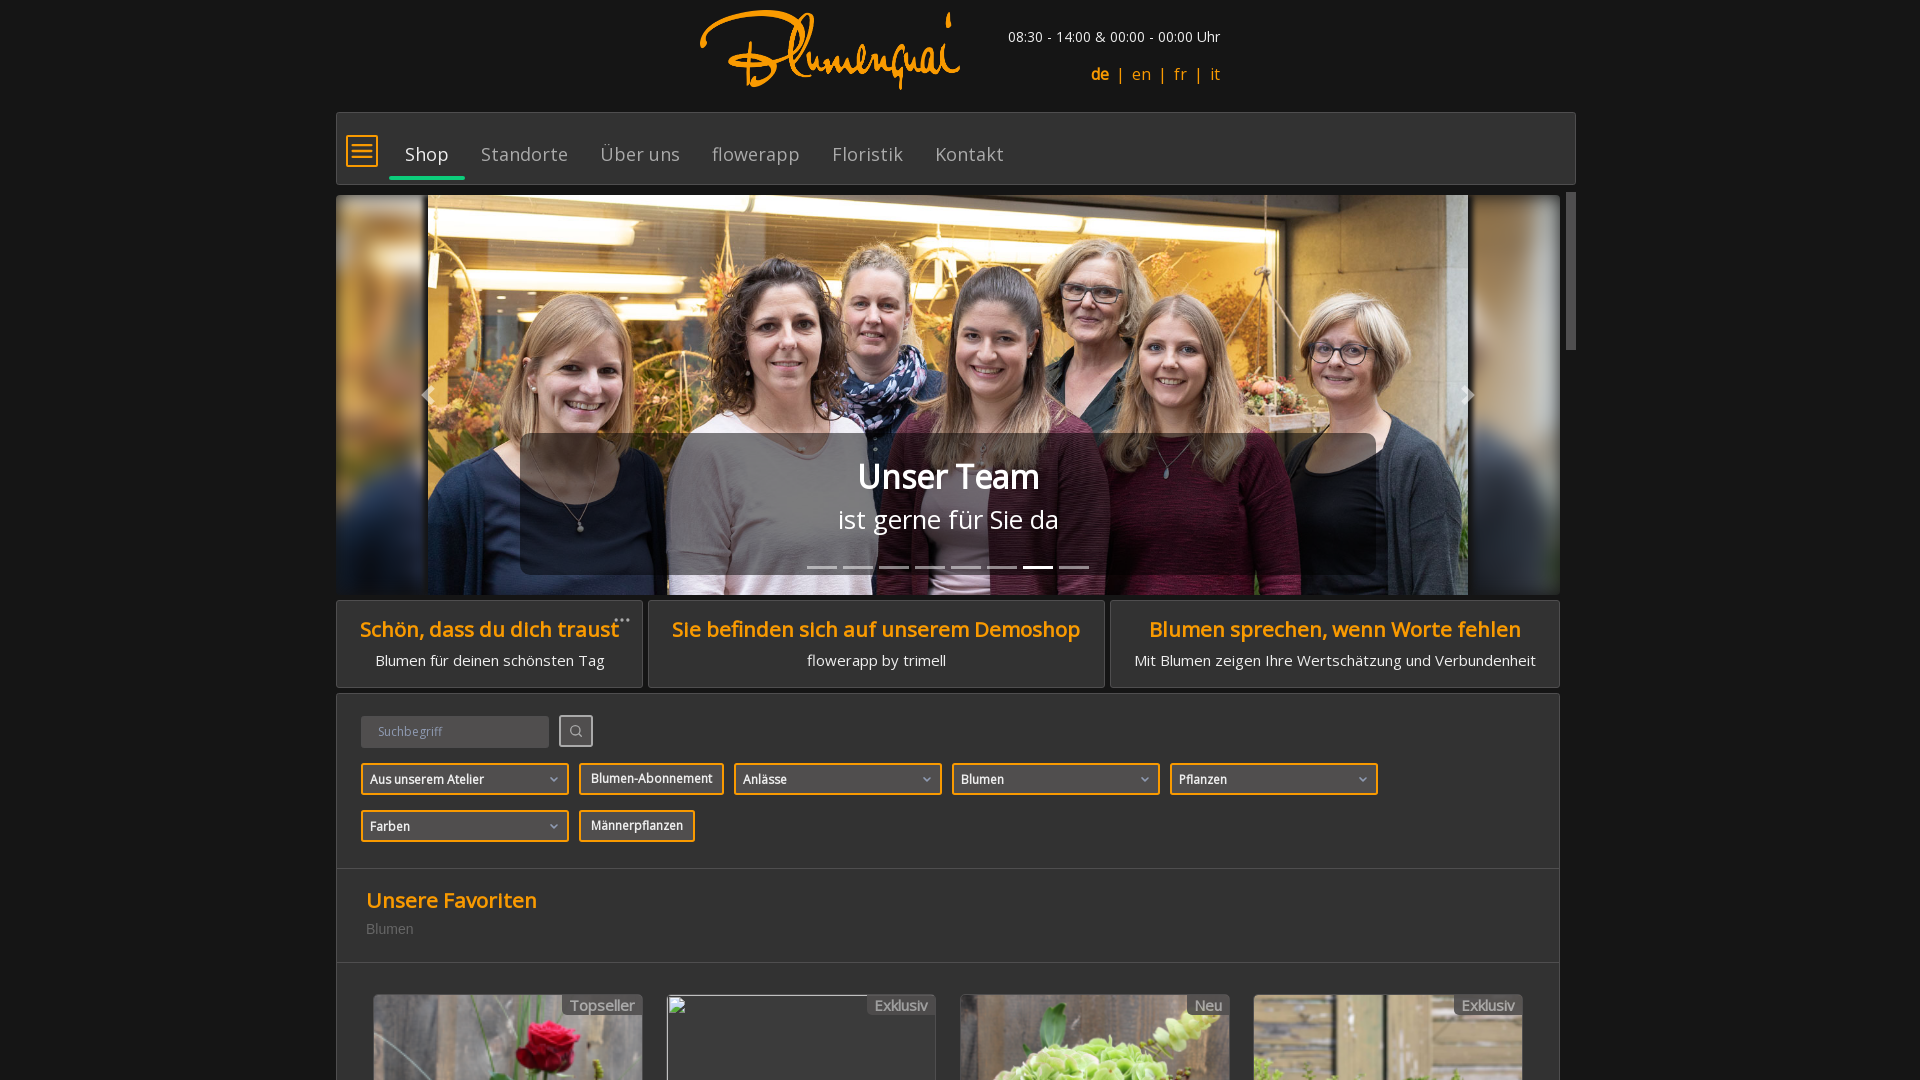 The height and width of the screenshot is (1080, 1920). Describe the element at coordinates (969, 144) in the screenshot. I see `'Kontakt'` at that location.